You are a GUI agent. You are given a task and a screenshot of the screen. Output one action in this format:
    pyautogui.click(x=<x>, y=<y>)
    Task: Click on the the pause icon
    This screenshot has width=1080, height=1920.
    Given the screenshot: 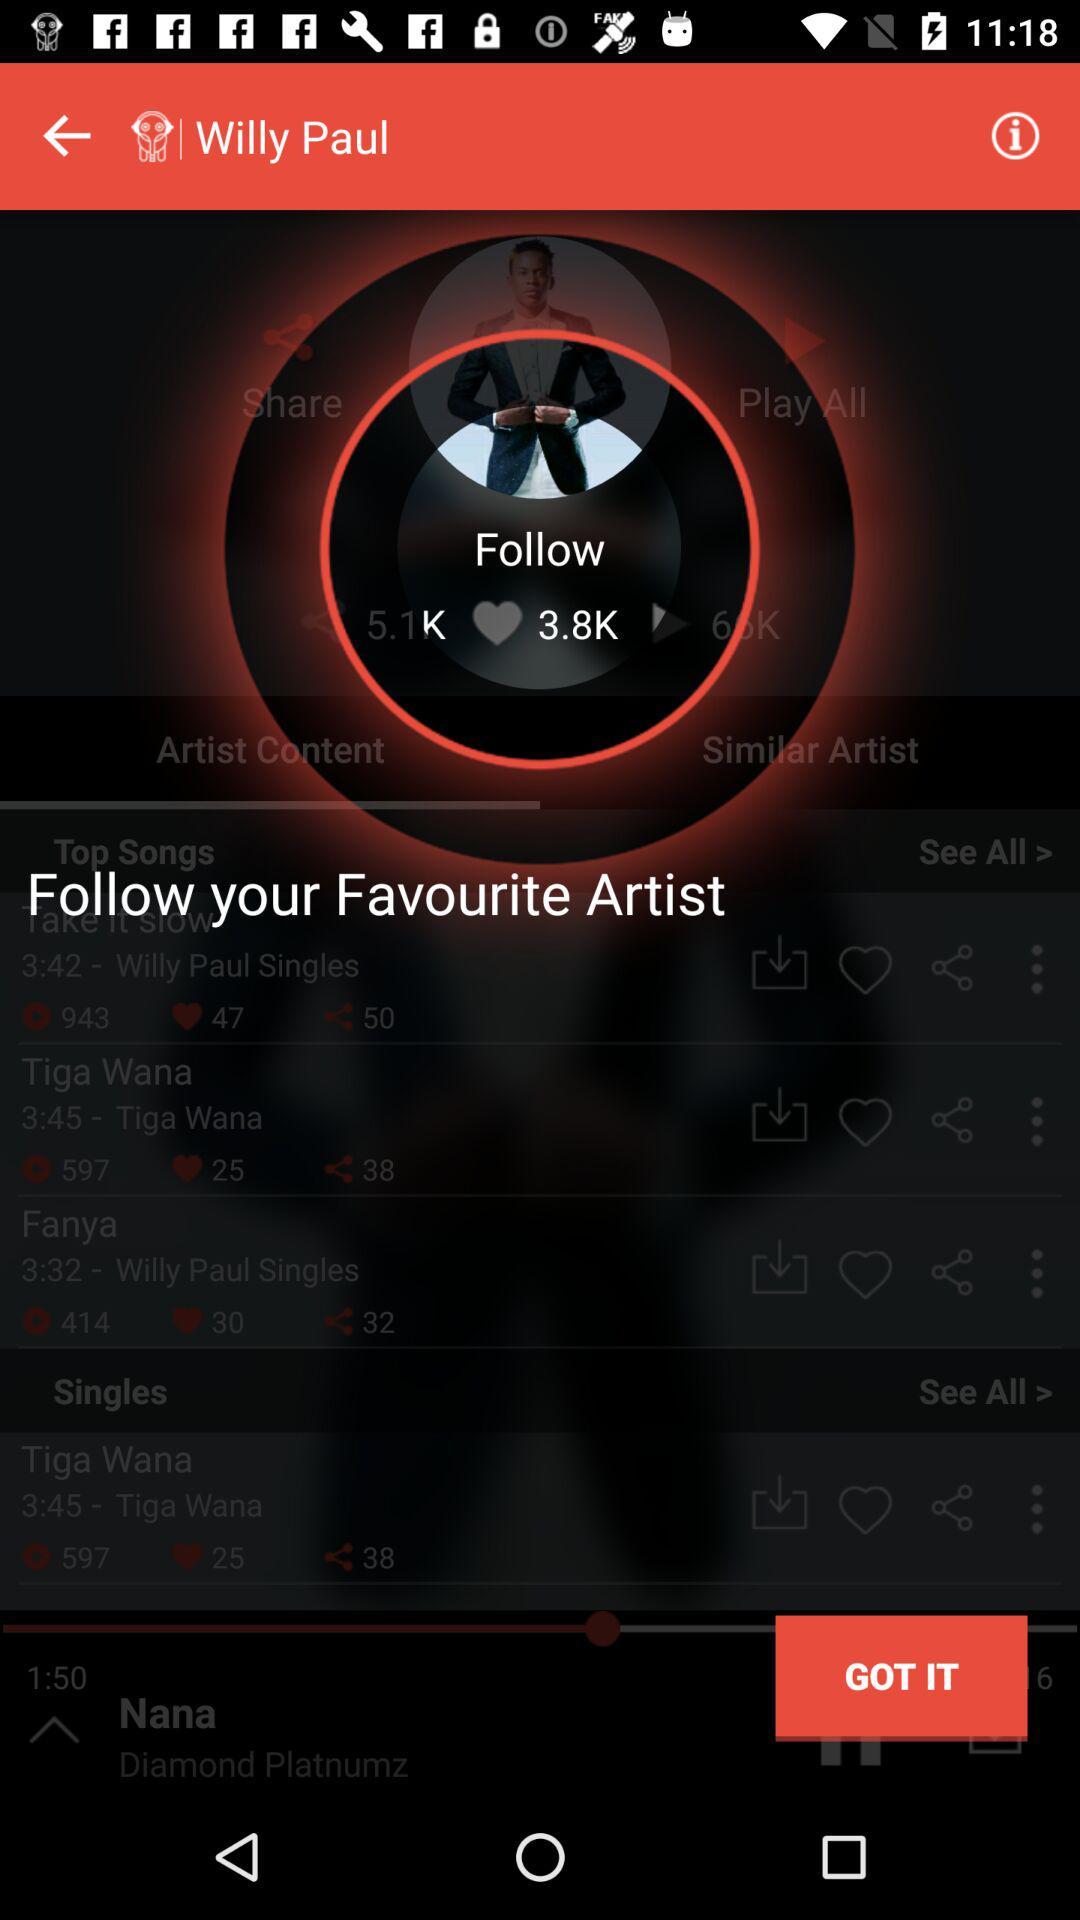 What is the action you would take?
    pyautogui.click(x=854, y=1733)
    